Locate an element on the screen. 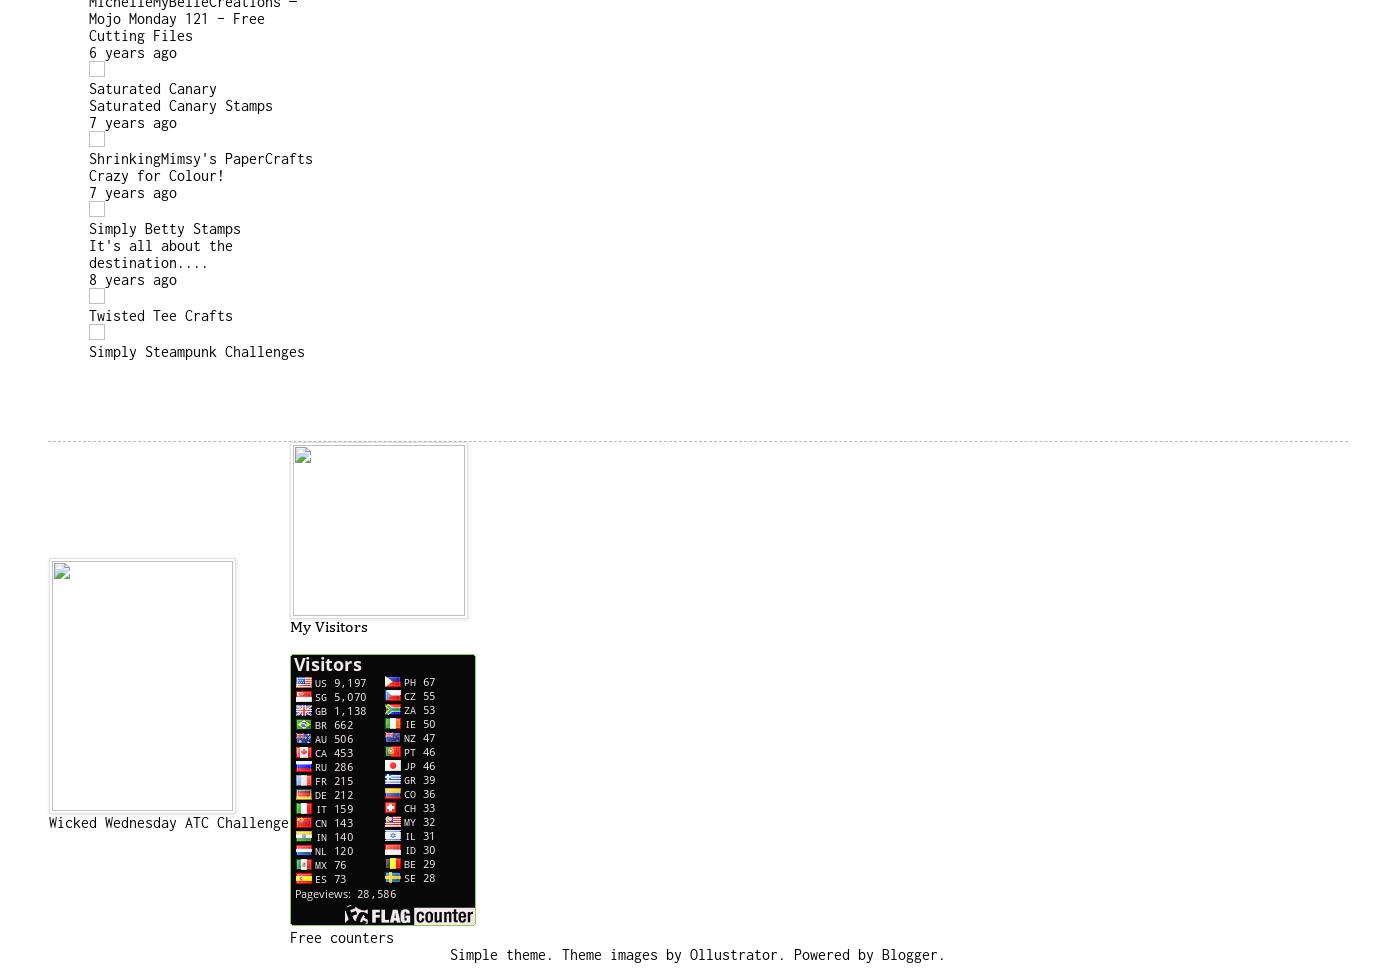  '. Powered by' is located at coordinates (776, 953).